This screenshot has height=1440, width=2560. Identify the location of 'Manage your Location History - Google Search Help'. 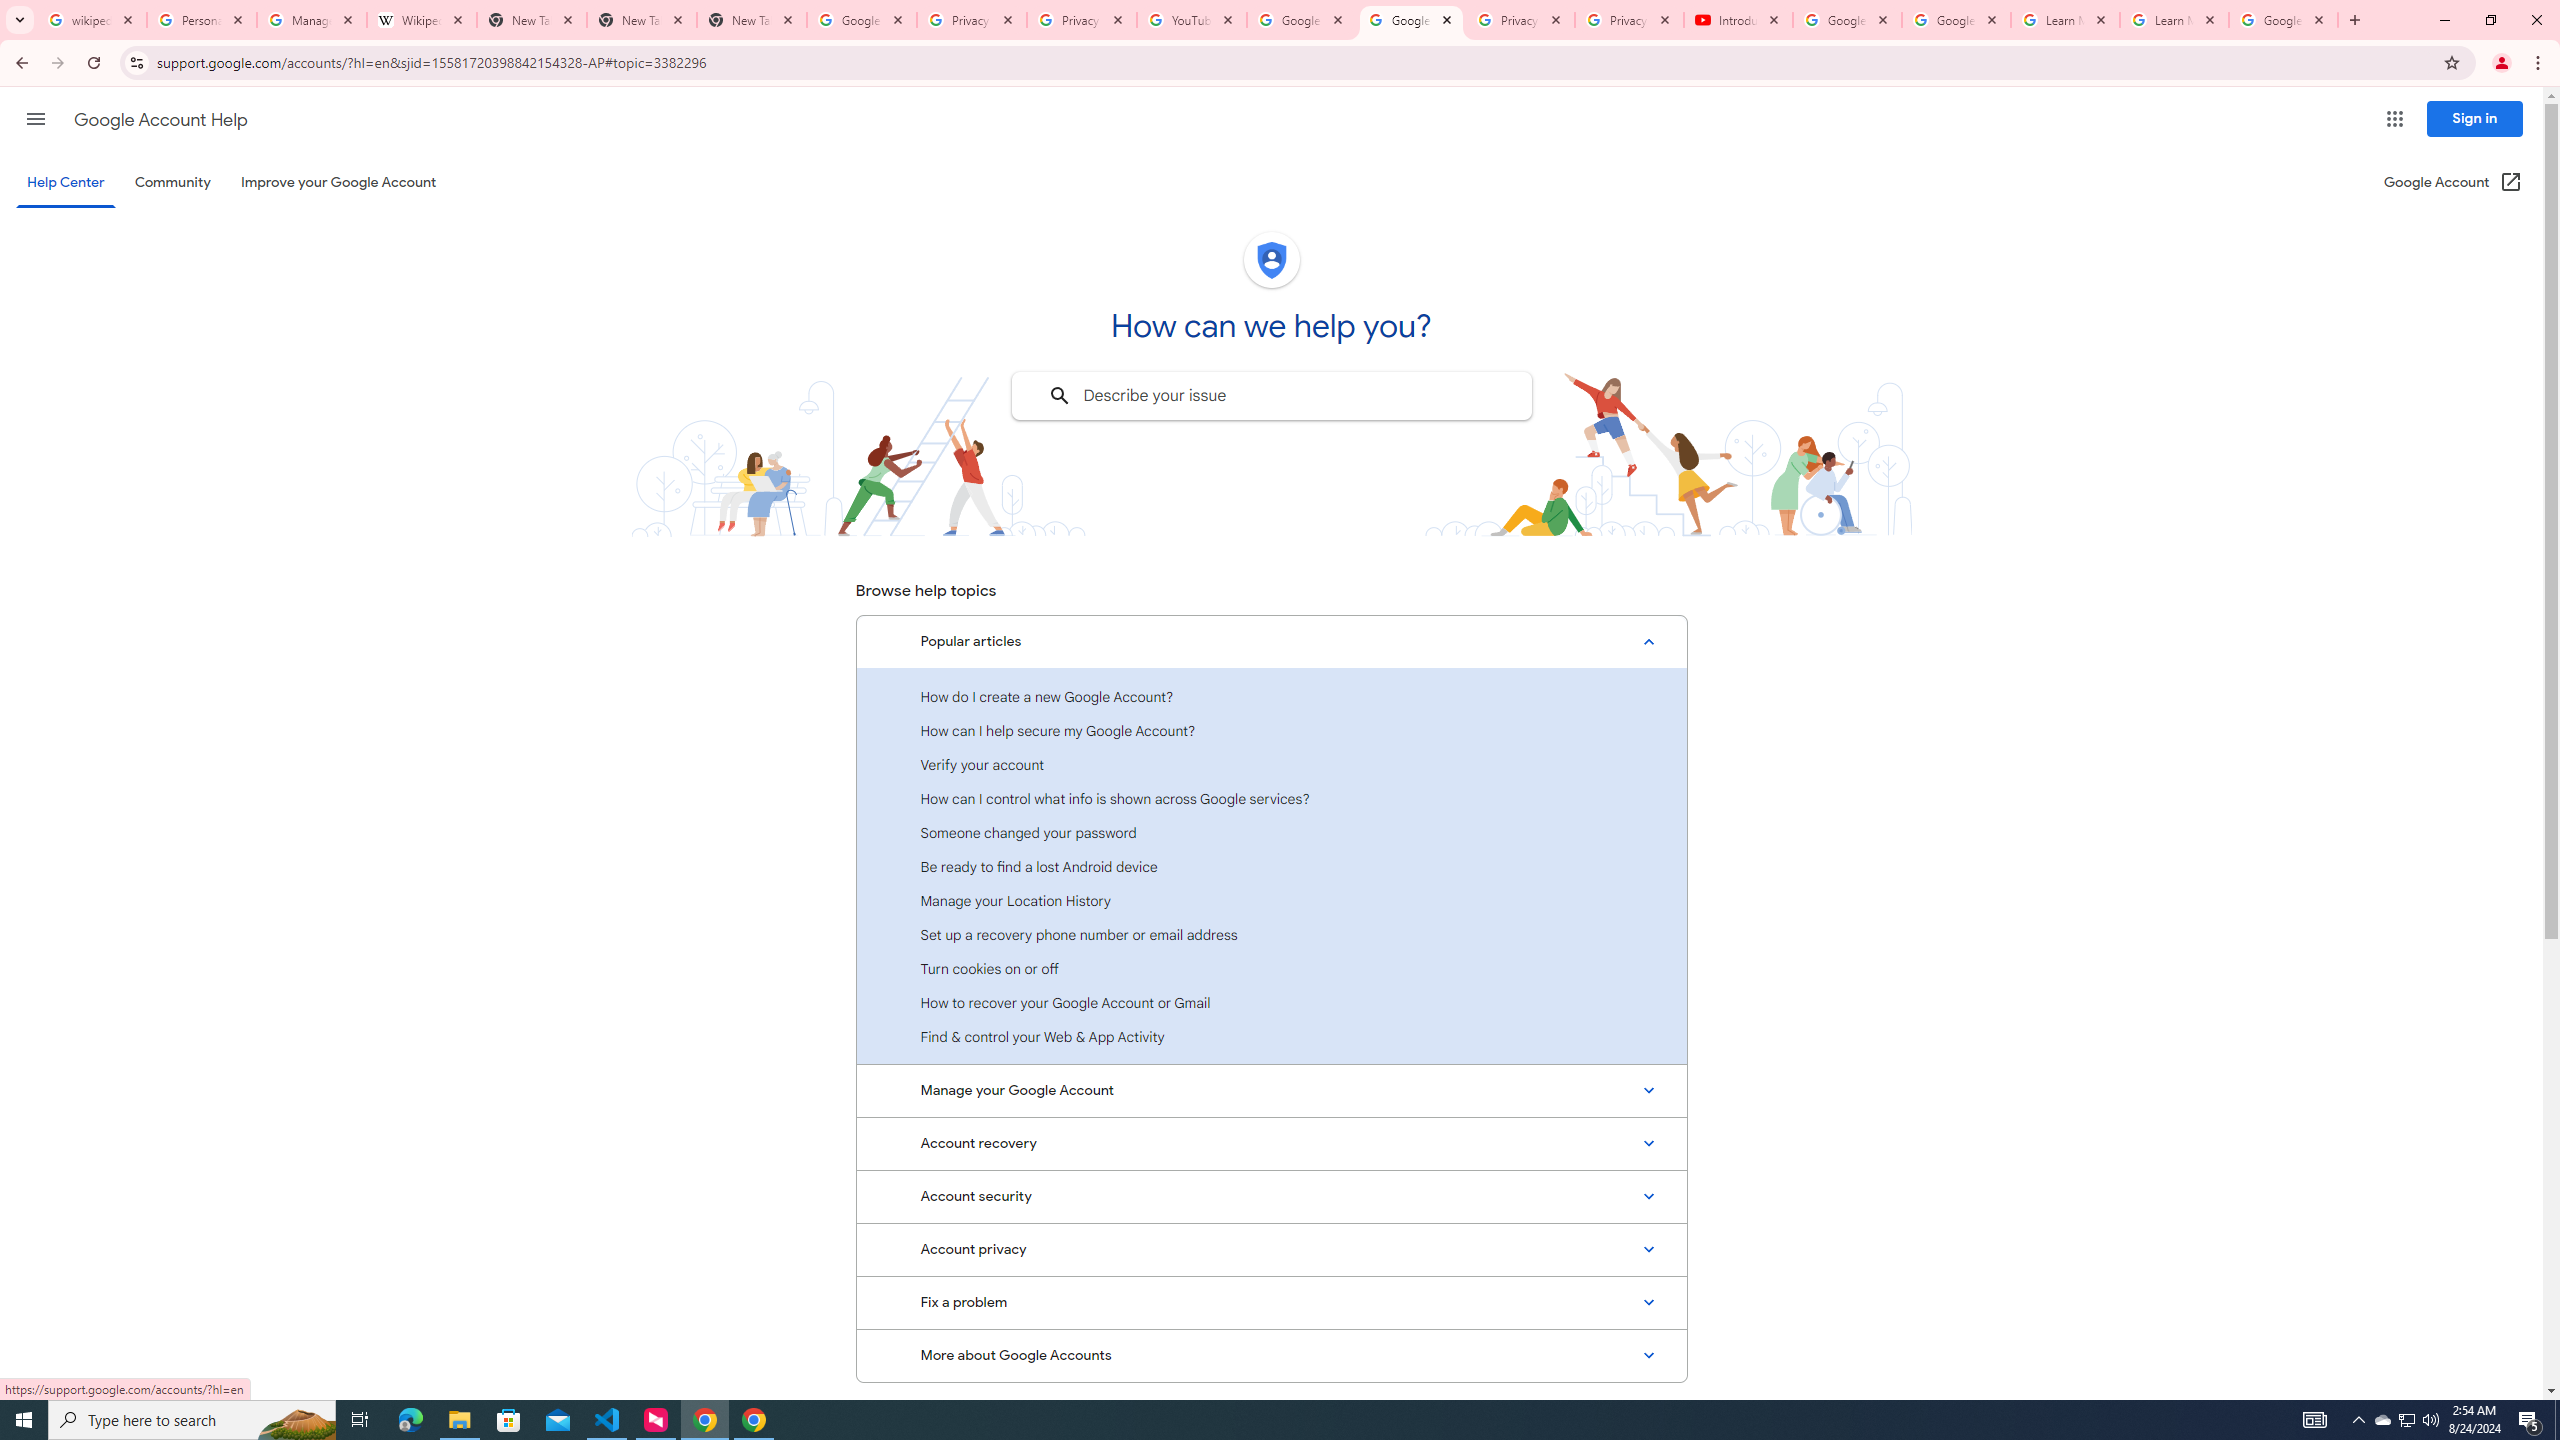
(311, 19).